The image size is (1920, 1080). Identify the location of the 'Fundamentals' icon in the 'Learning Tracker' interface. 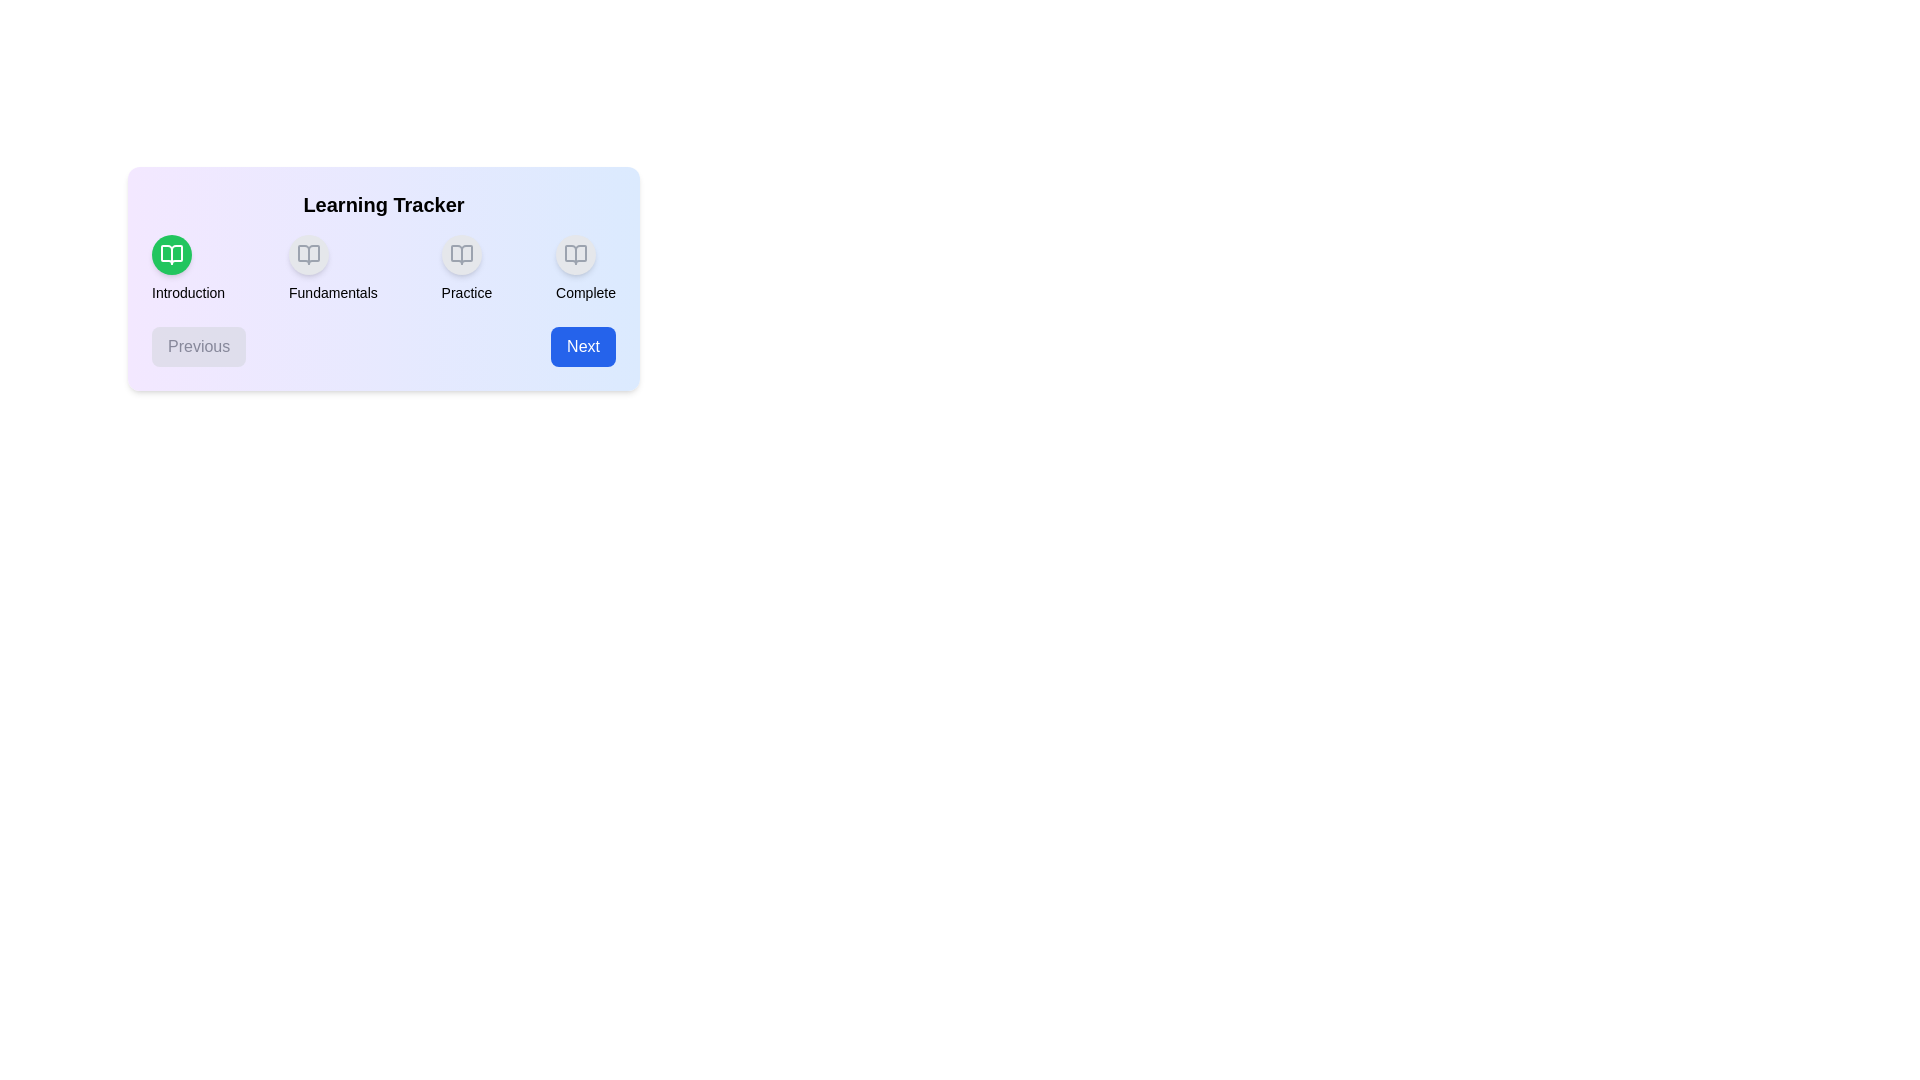
(308, 253).